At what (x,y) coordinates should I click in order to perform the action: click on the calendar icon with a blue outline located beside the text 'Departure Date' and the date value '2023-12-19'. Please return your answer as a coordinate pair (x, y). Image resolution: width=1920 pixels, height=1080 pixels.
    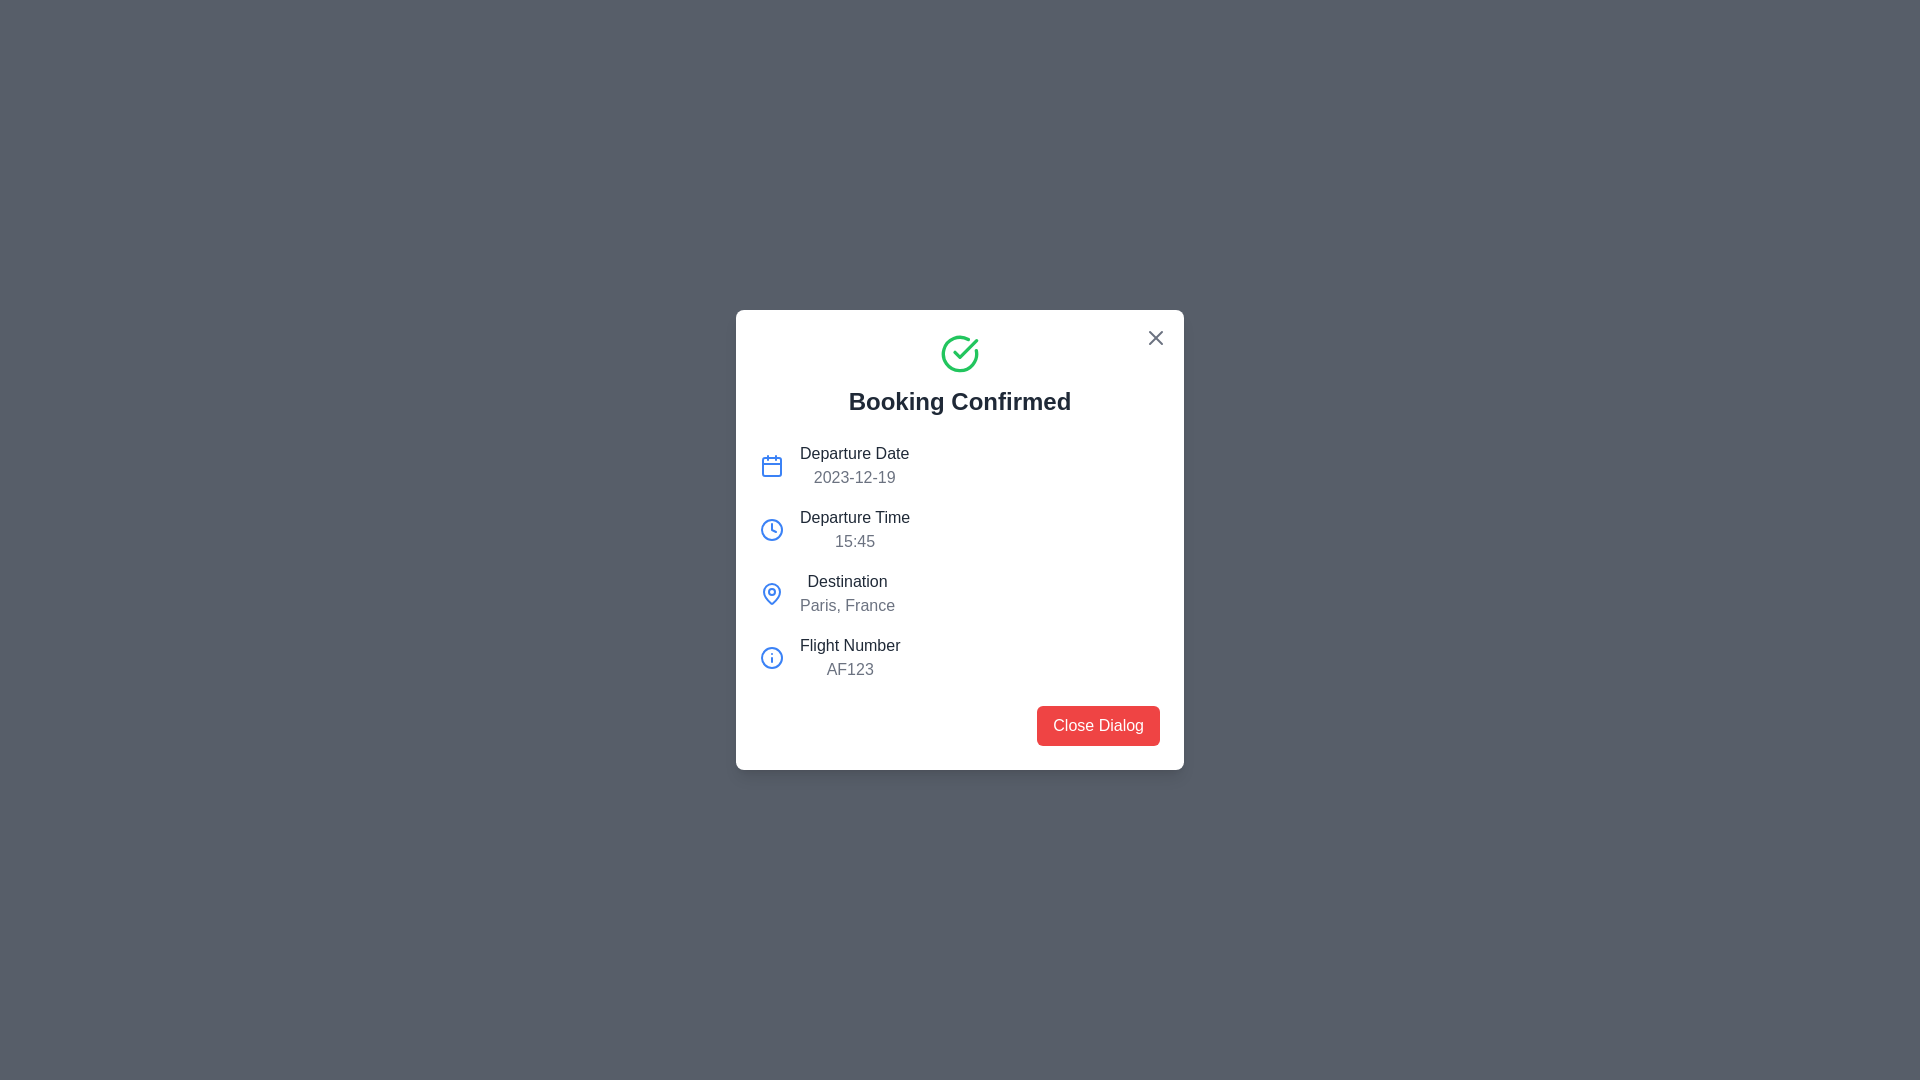
    Looking at the image, I should click on (771, 466).